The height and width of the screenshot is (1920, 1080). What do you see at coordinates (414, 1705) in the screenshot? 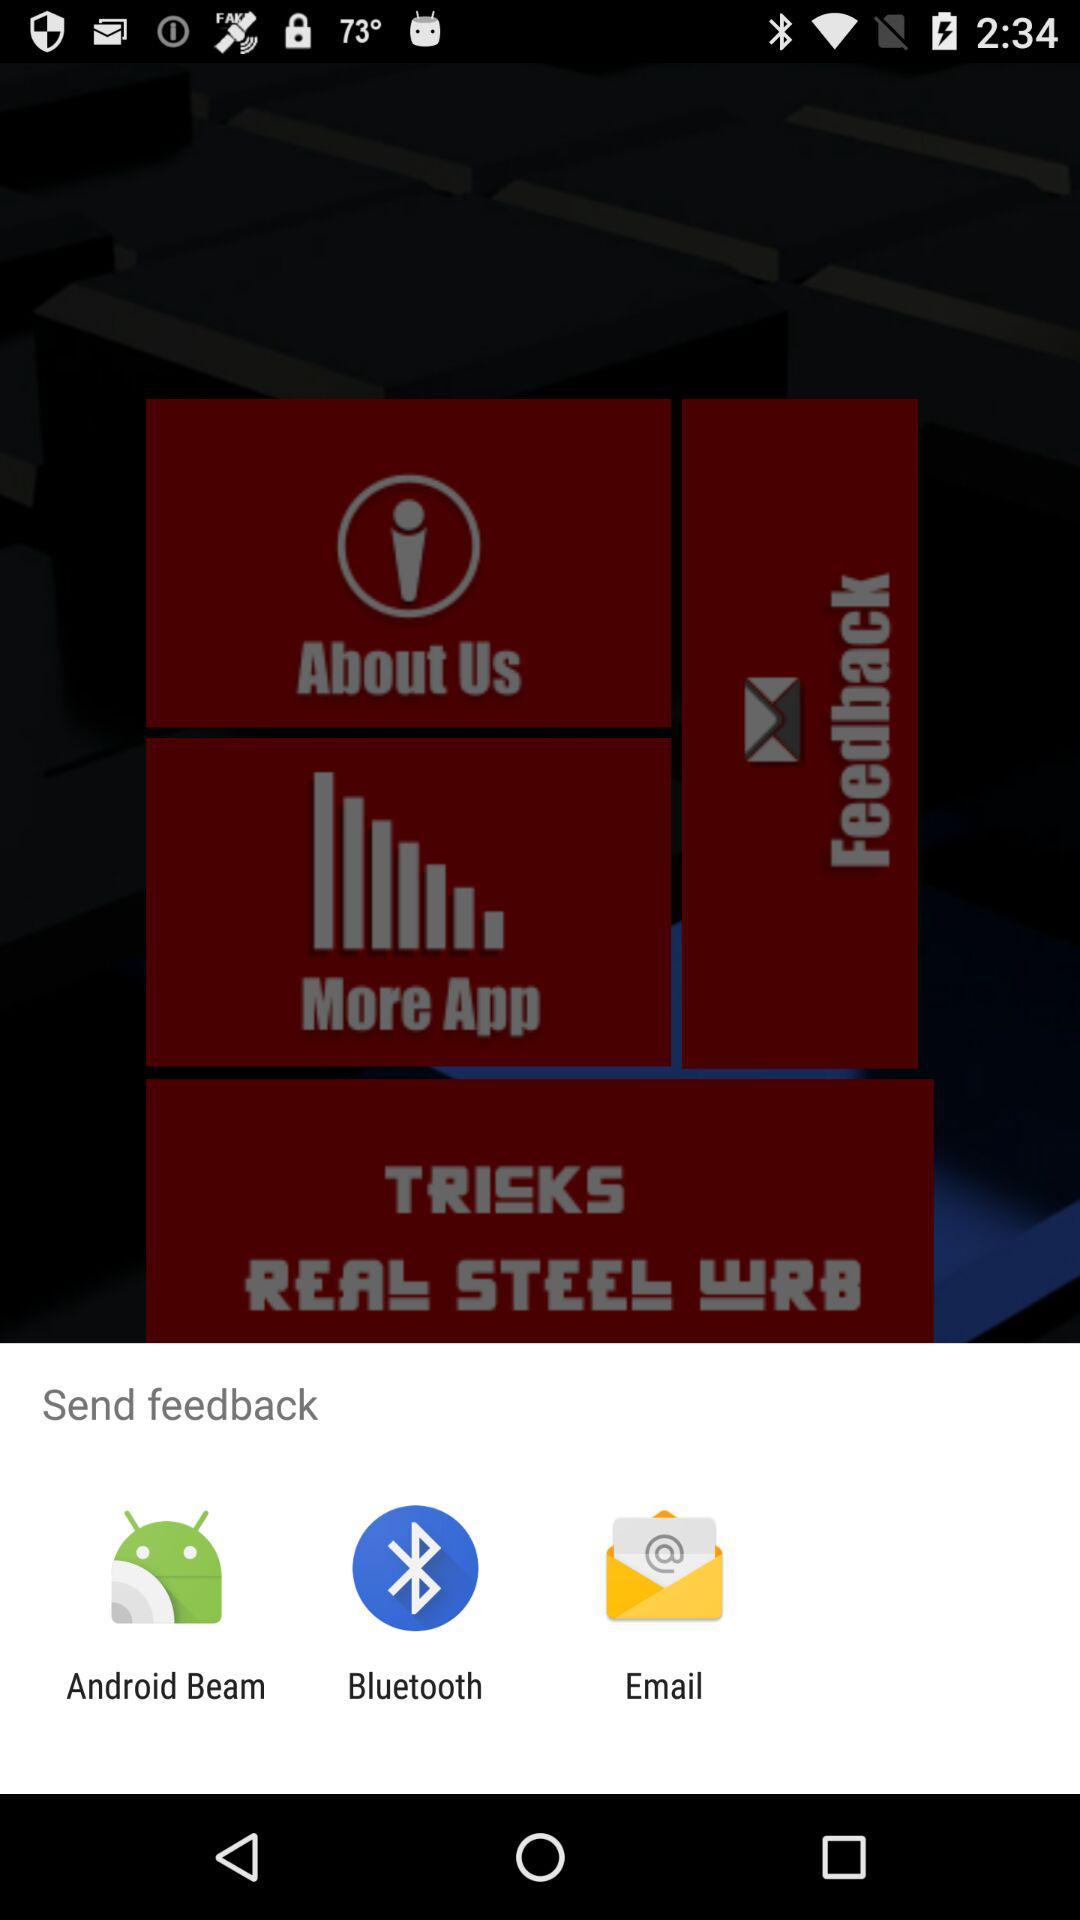
I see `the bluetooth item` at bounding box center [414, 1705].